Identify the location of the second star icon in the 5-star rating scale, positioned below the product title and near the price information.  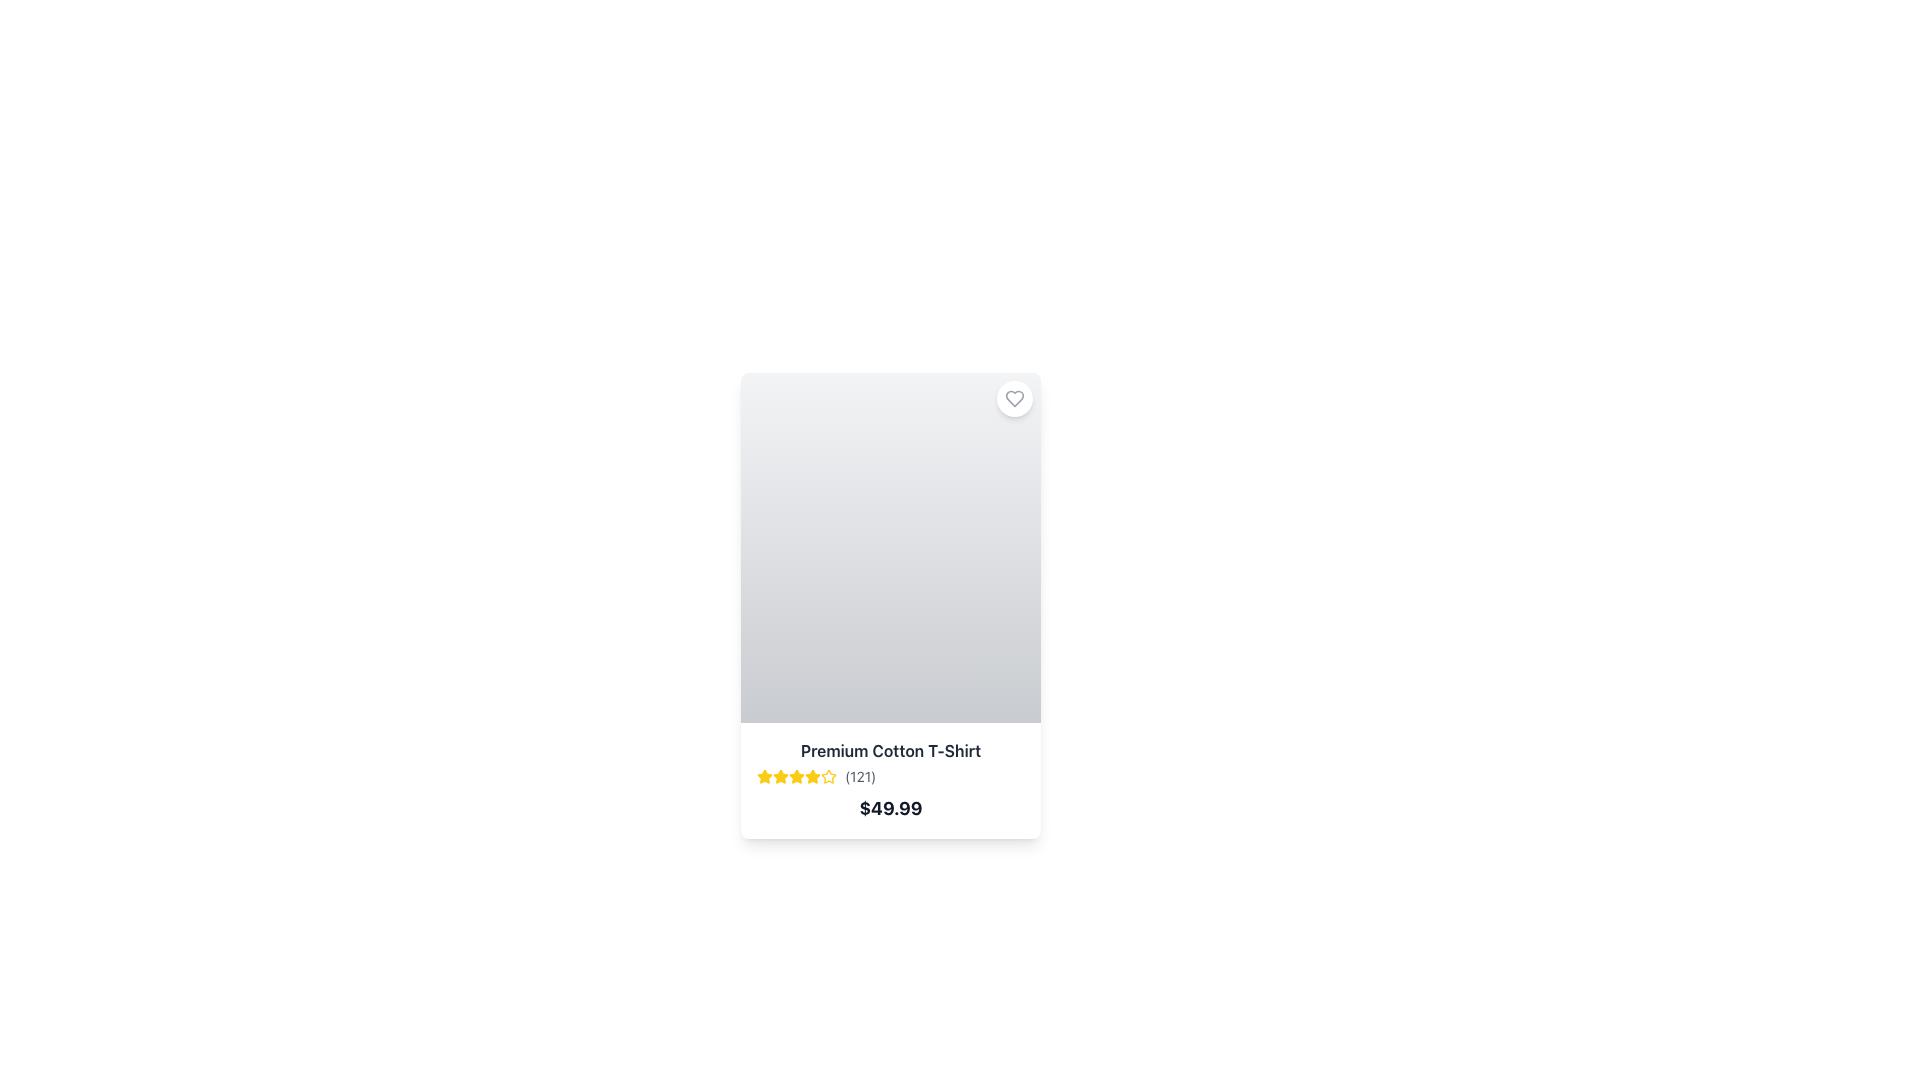
(780, 775).